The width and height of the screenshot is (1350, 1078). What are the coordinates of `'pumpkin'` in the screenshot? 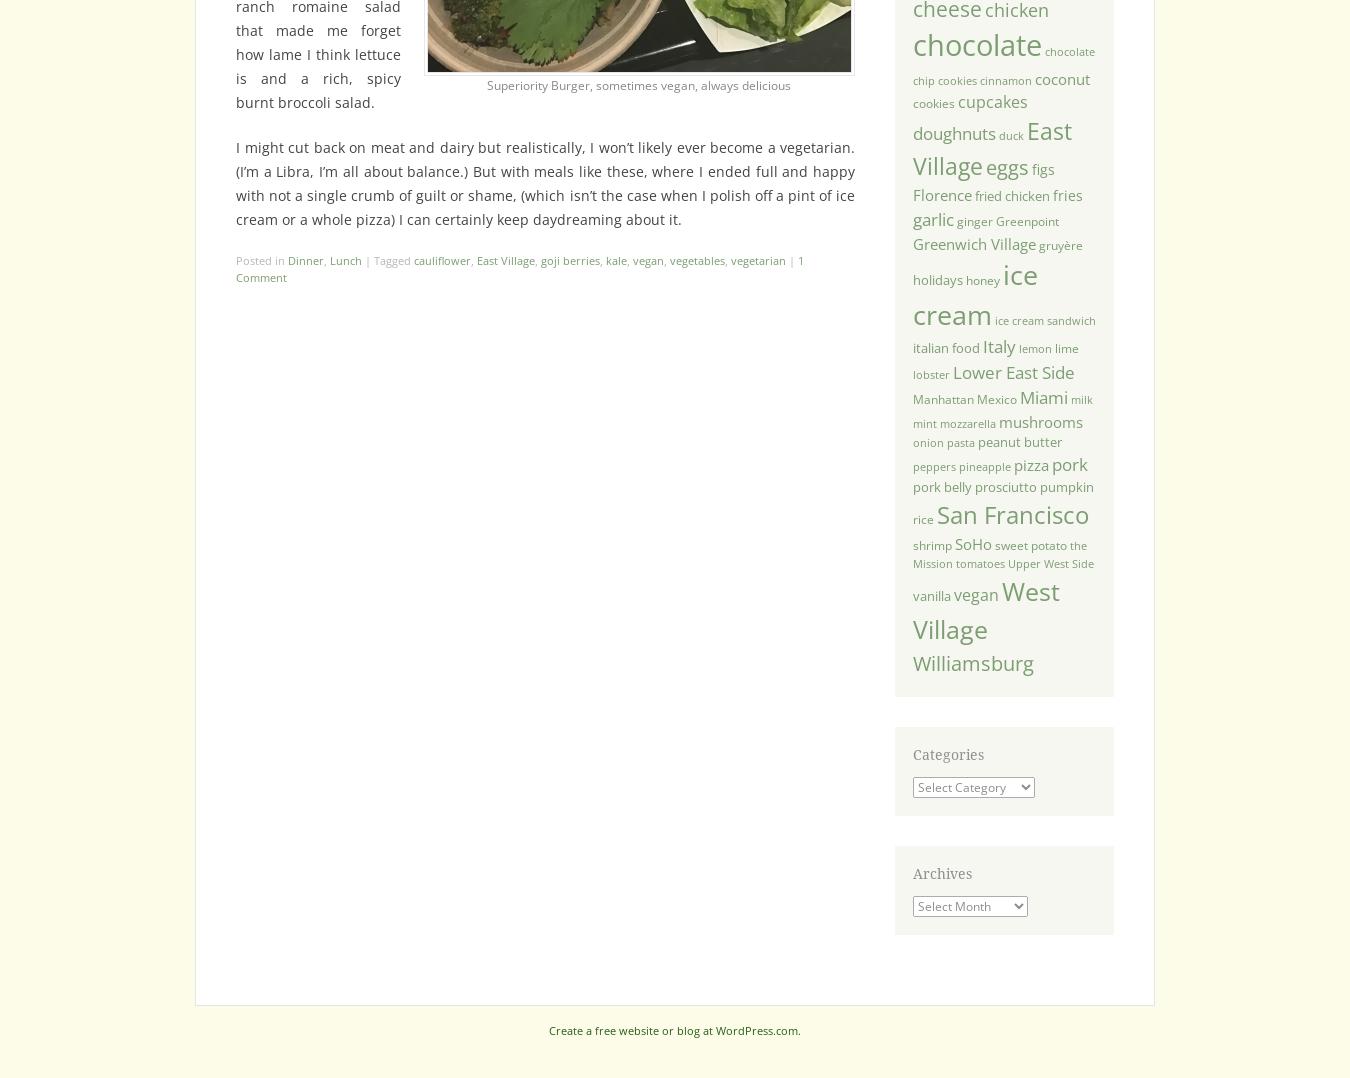 It's located at (1065, 484).